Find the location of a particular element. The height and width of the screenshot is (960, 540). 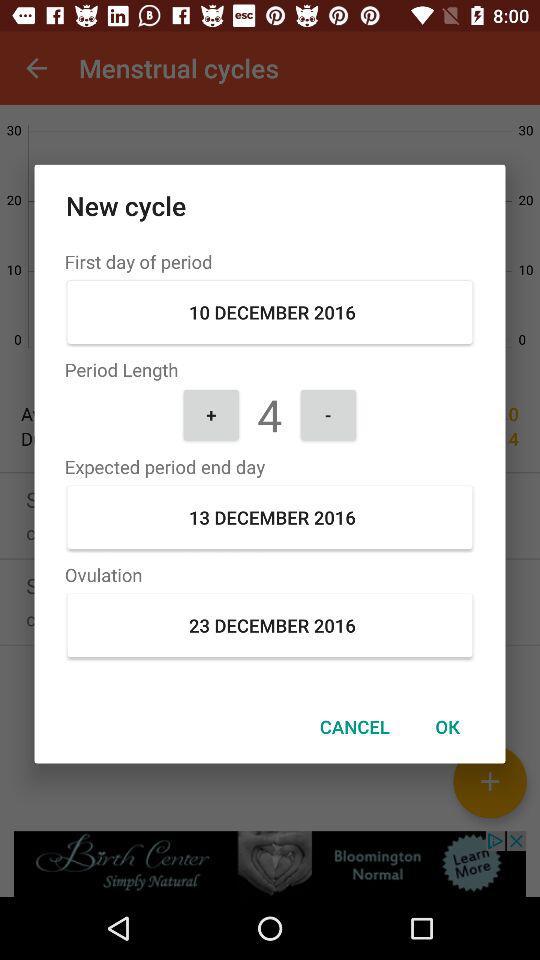

icon next to 4 item is located at coordinates (210, 413).